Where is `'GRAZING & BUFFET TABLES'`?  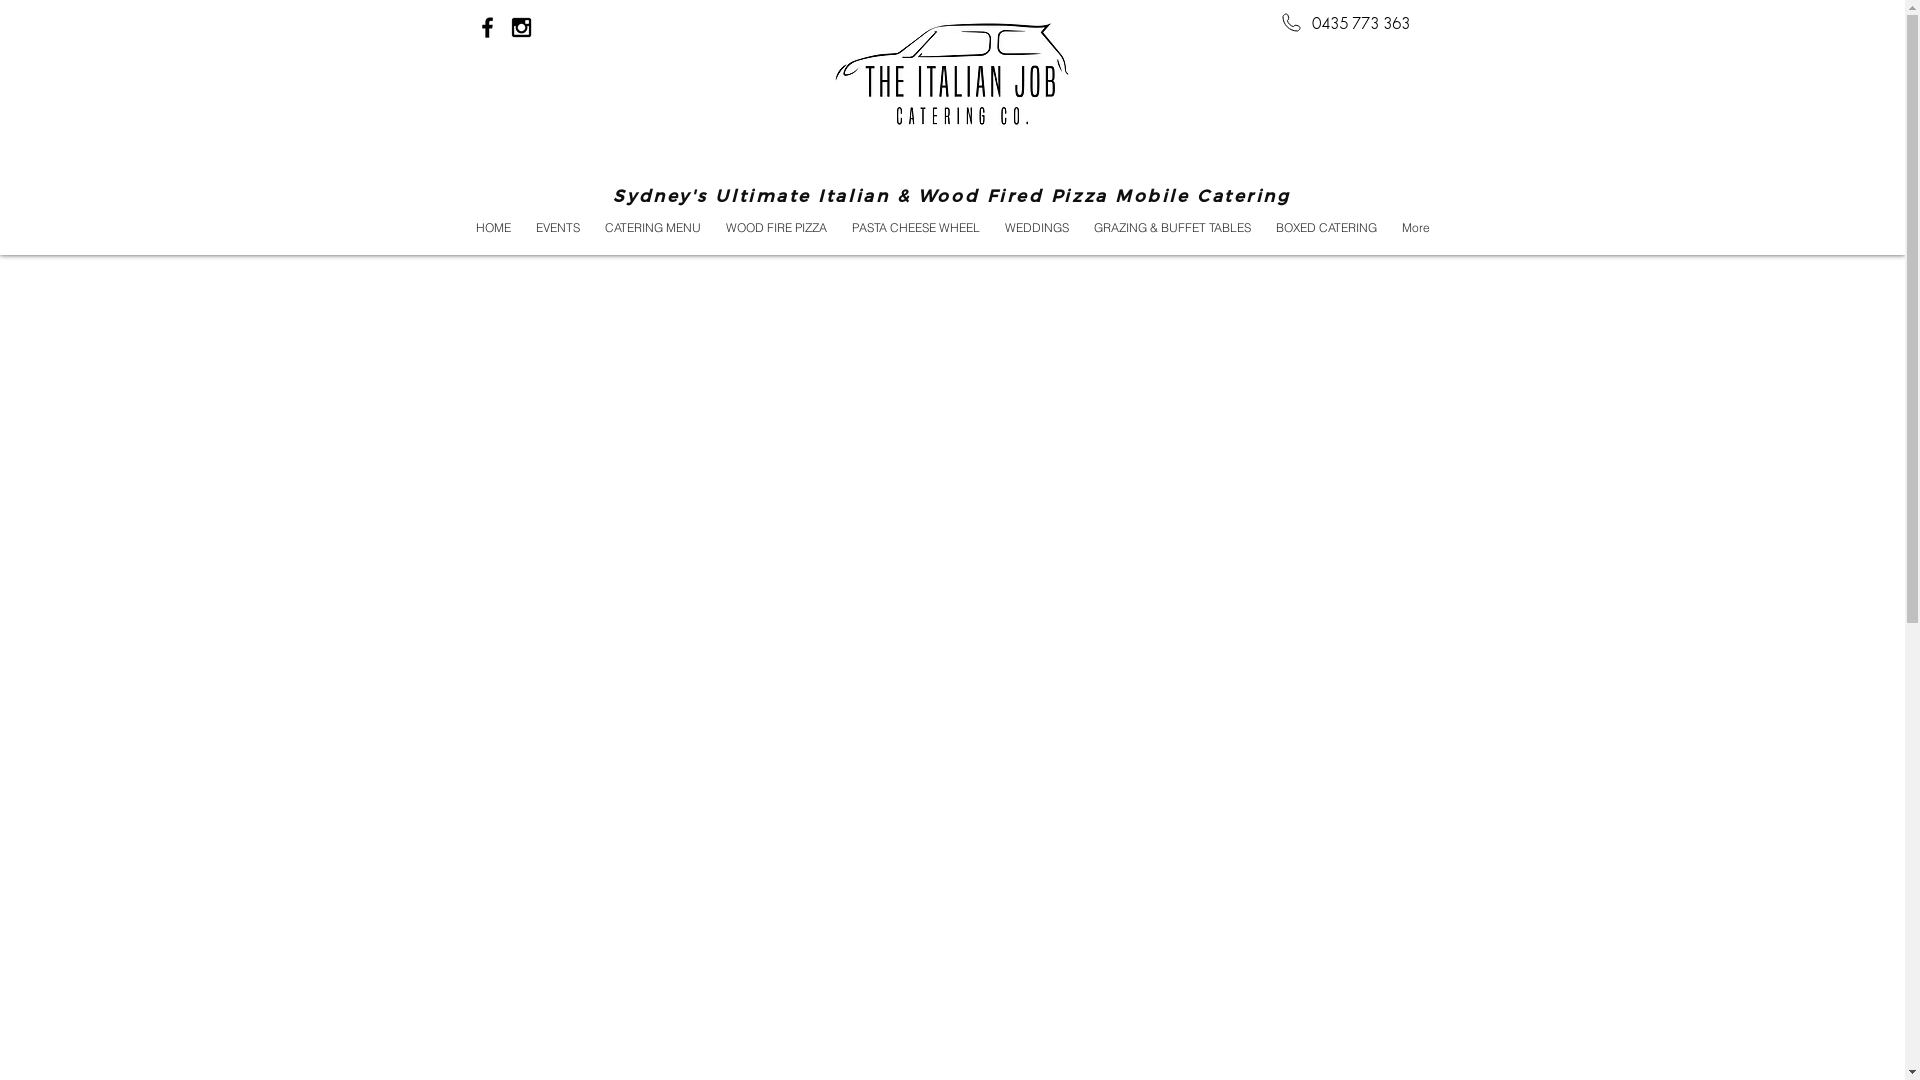 'GRAZING & BUFFET TABLES' is located at coordinates (1080, 226).